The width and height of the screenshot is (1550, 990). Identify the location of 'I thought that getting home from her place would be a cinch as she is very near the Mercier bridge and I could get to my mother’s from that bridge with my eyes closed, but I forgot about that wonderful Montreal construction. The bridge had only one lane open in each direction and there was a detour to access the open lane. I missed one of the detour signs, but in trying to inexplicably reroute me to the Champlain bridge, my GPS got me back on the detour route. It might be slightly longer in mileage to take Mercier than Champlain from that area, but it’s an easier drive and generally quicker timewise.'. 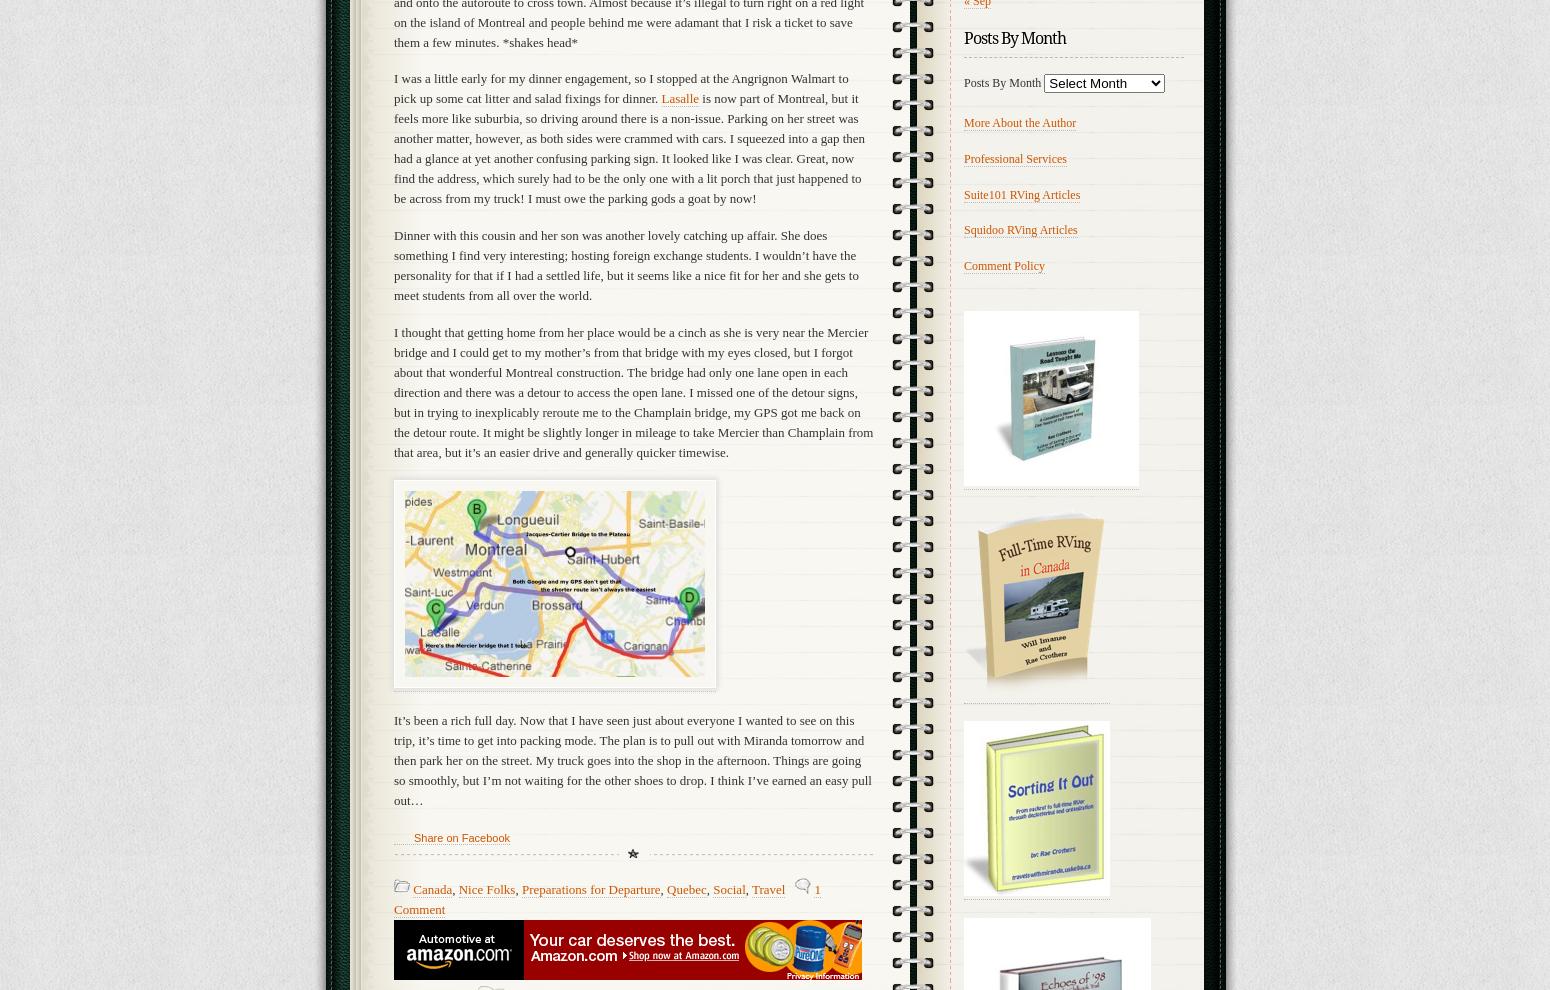
(632, 392).